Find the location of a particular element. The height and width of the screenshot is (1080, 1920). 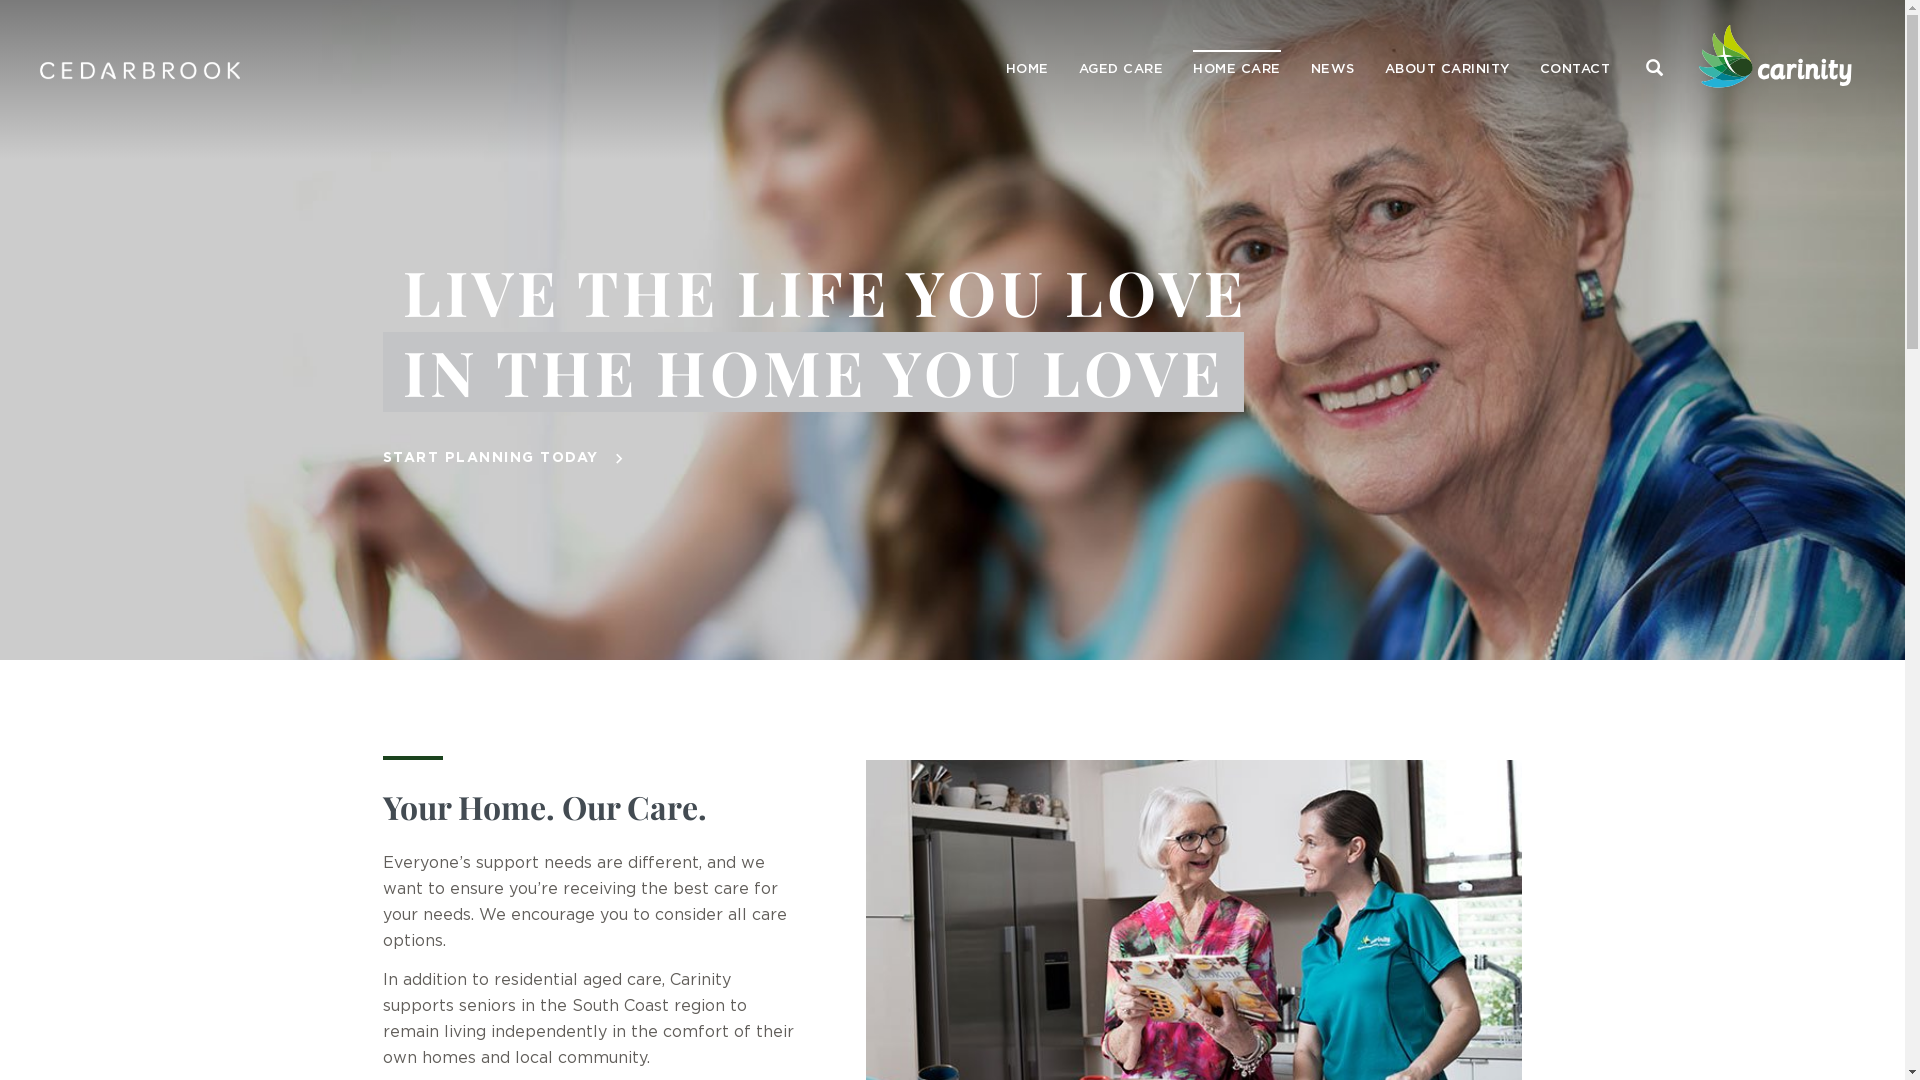

'CONTACT' is located at coordinates (1573, 68).